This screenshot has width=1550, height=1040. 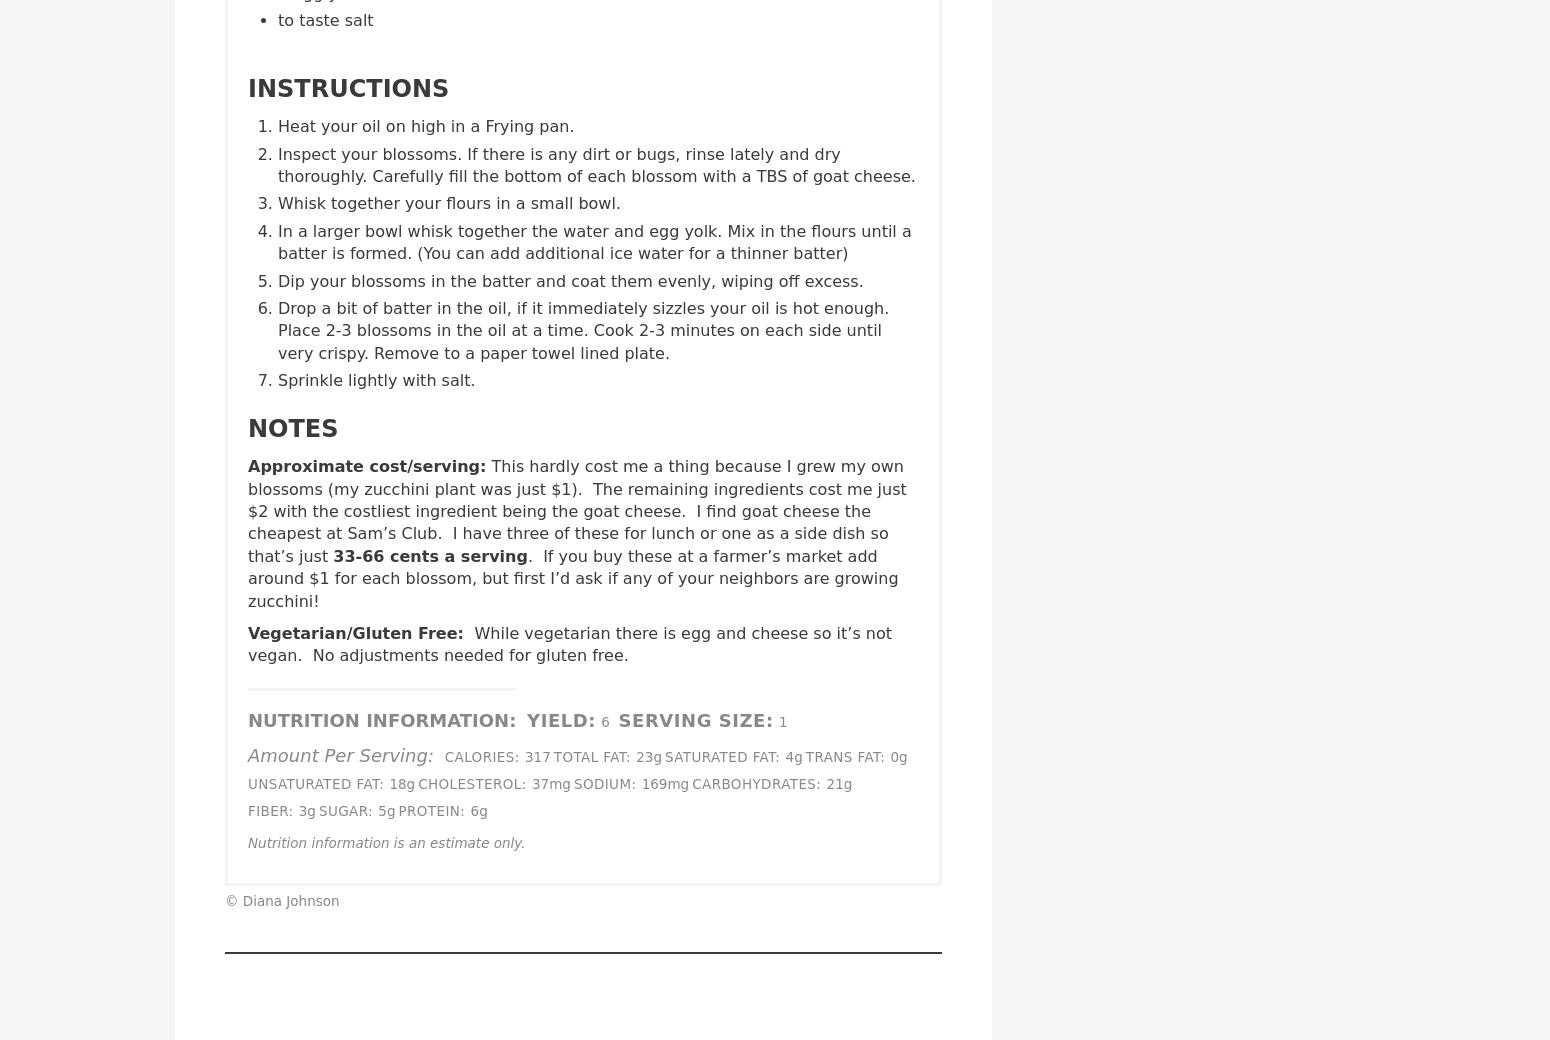 I want to click on 'Saturated Fat:', so click(x=722, y=755).